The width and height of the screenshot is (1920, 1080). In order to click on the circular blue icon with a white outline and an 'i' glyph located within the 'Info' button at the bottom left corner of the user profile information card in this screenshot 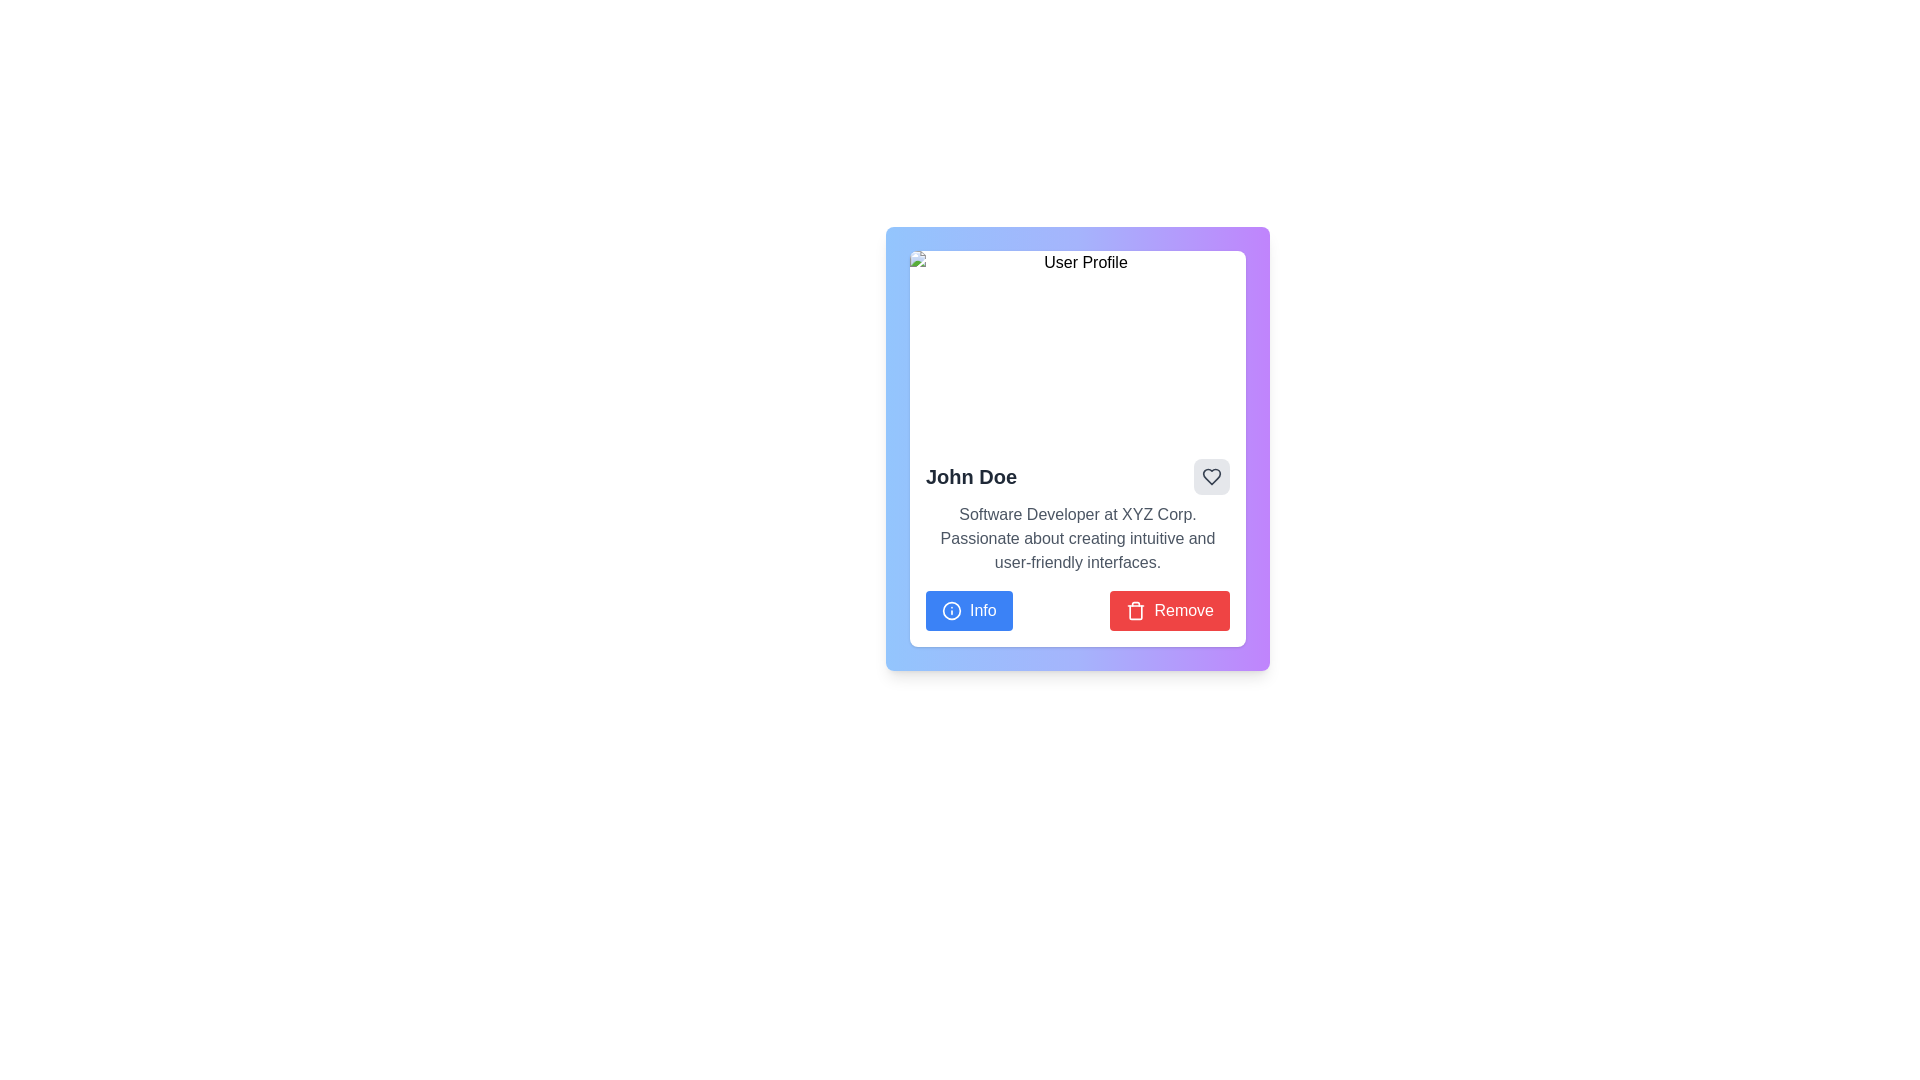, I will do `click(950, 609)`.